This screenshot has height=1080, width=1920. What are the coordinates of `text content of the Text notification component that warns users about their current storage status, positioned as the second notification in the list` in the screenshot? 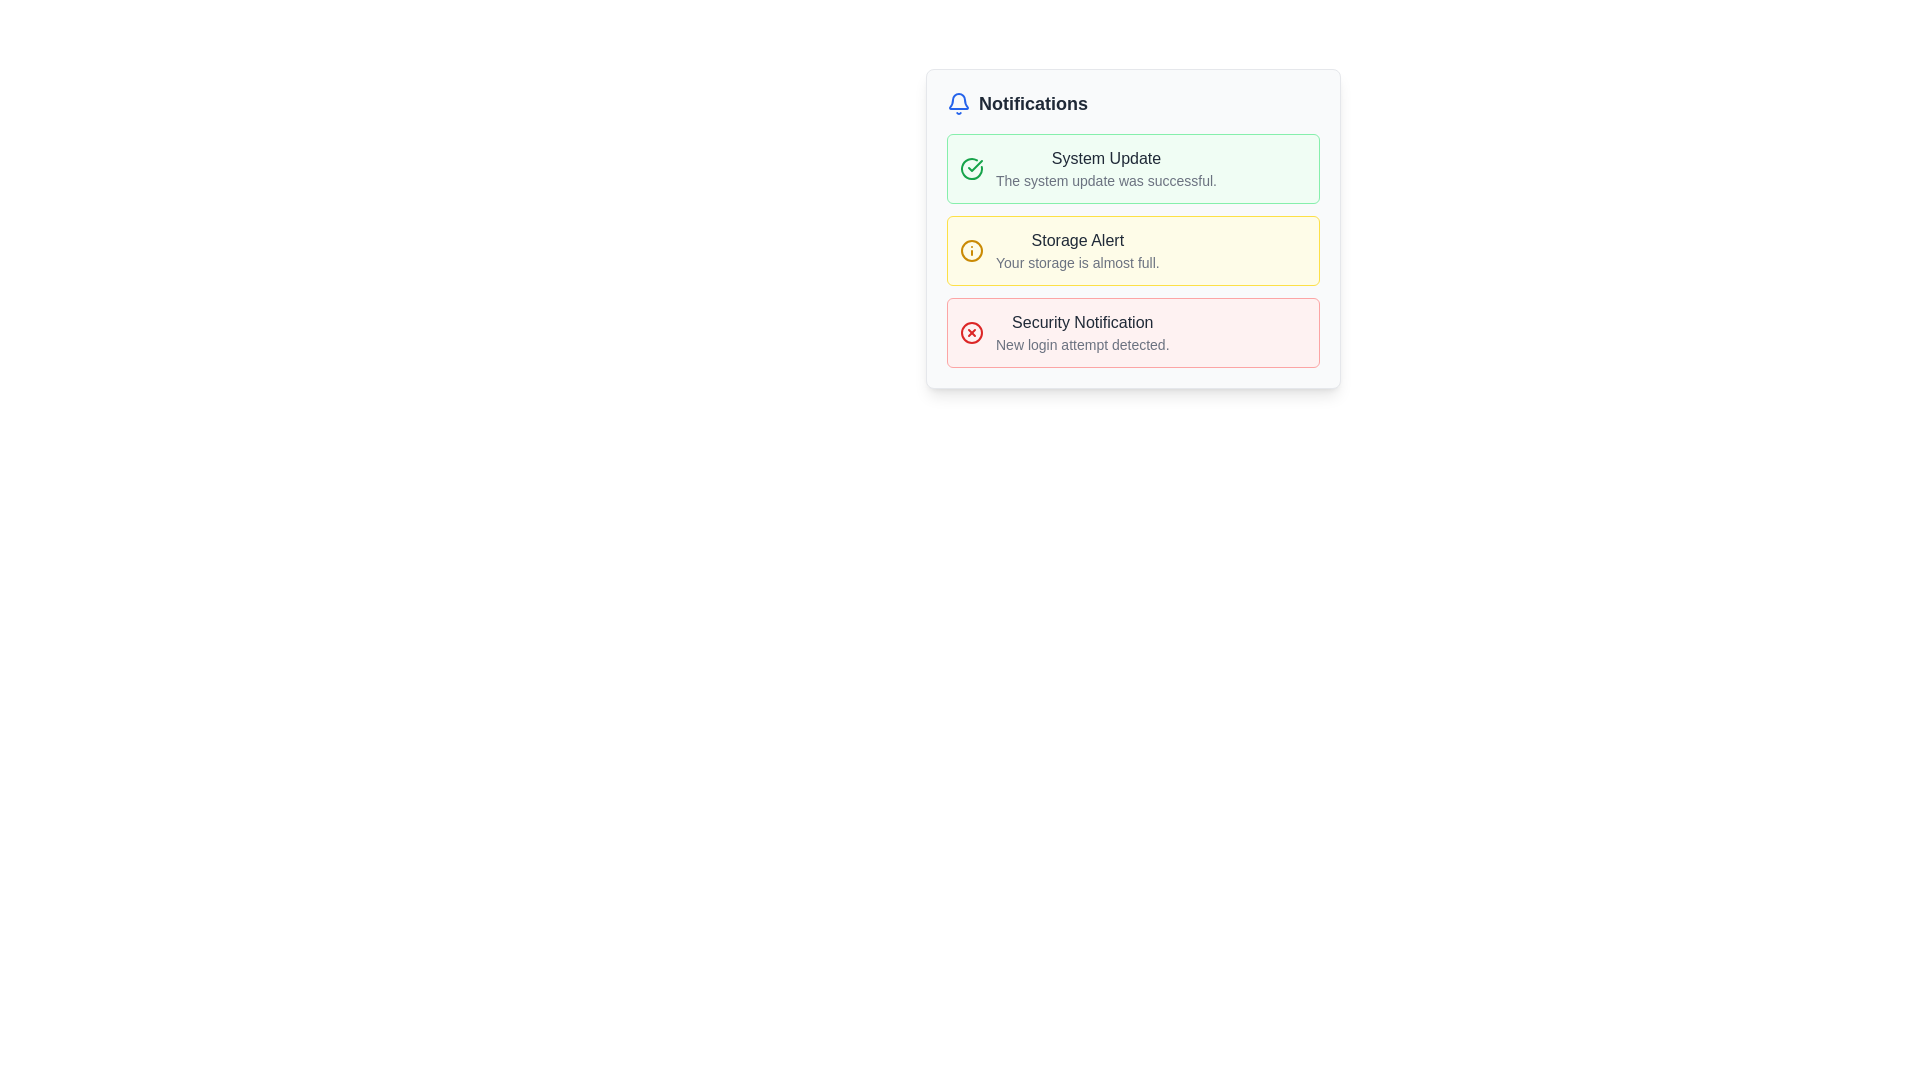 It's located at (1076, 249).